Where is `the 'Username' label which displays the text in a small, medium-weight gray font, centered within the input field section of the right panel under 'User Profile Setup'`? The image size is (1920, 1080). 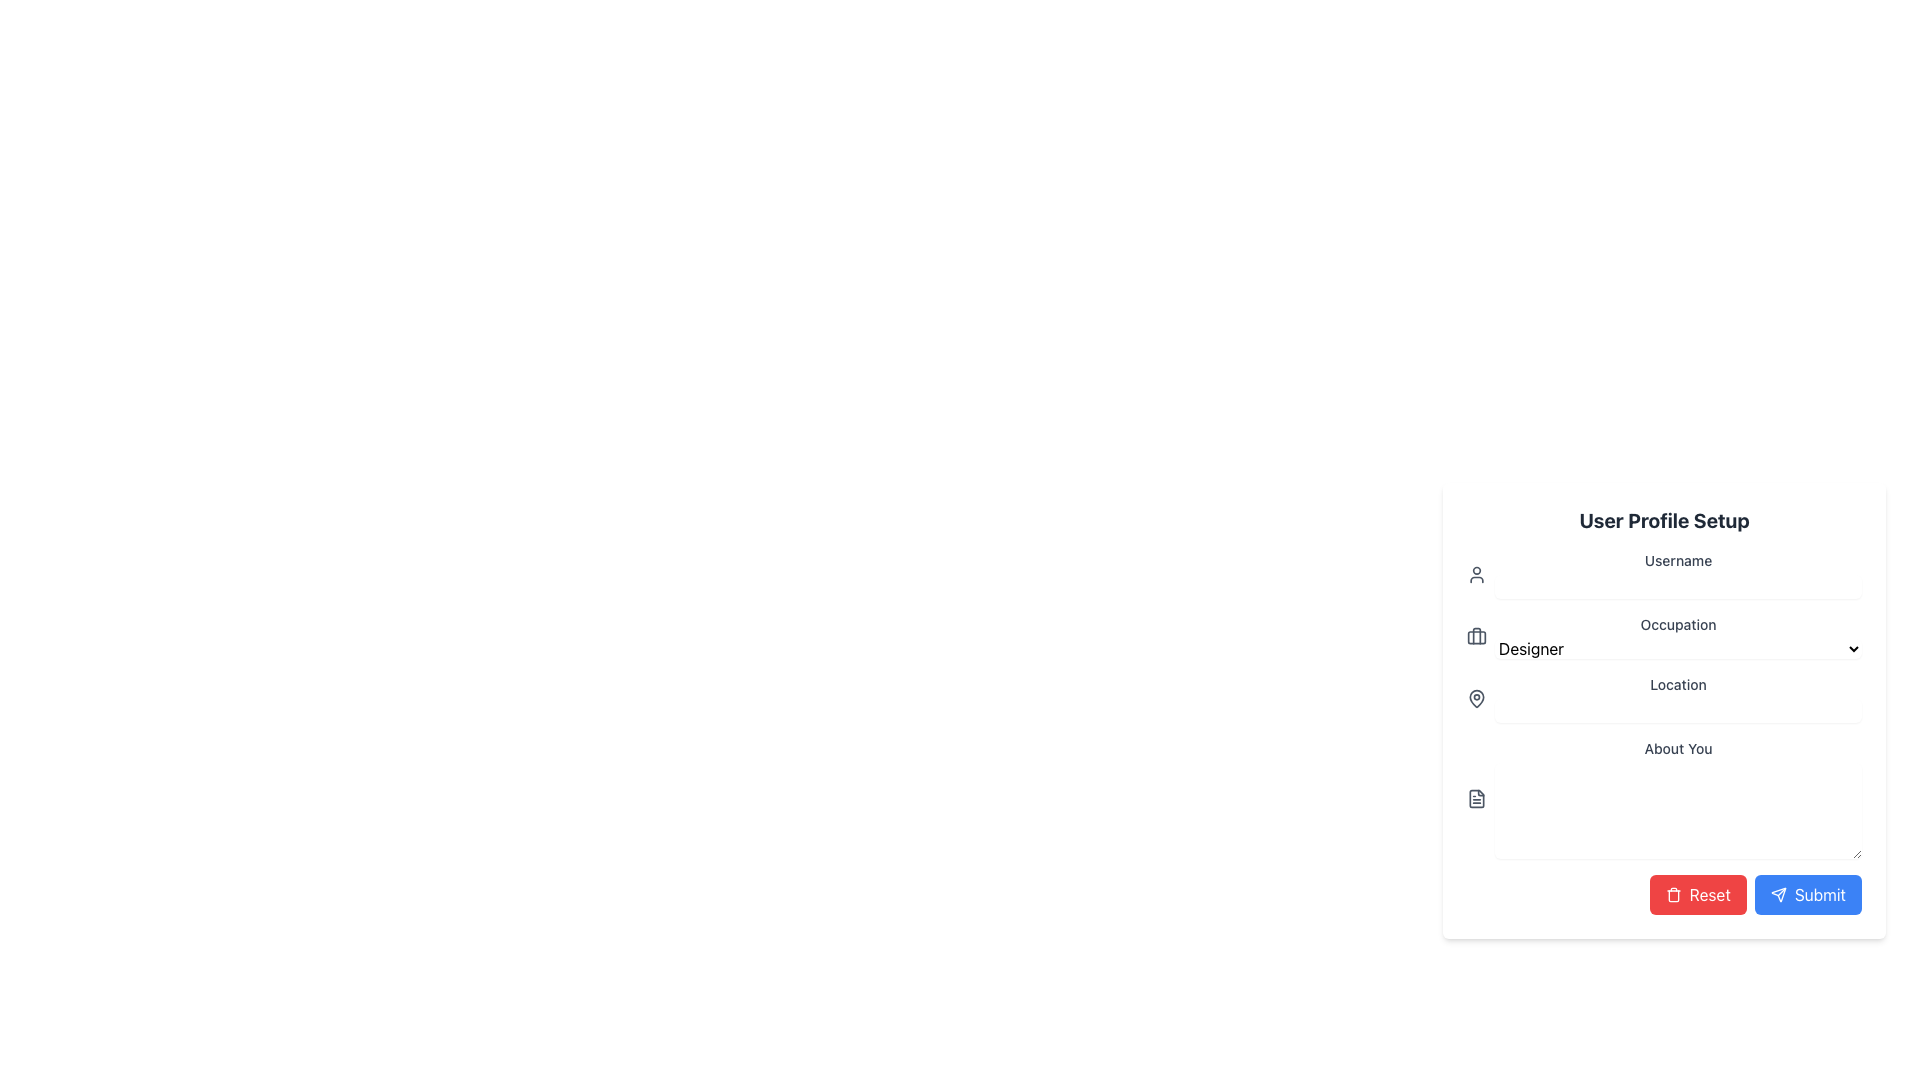
the 'Username' label which displays the text in a small, medium-weight gray font, centered within the input field section of the right panel under 'User Profile Setup' is located at coordinates (1678, 560).